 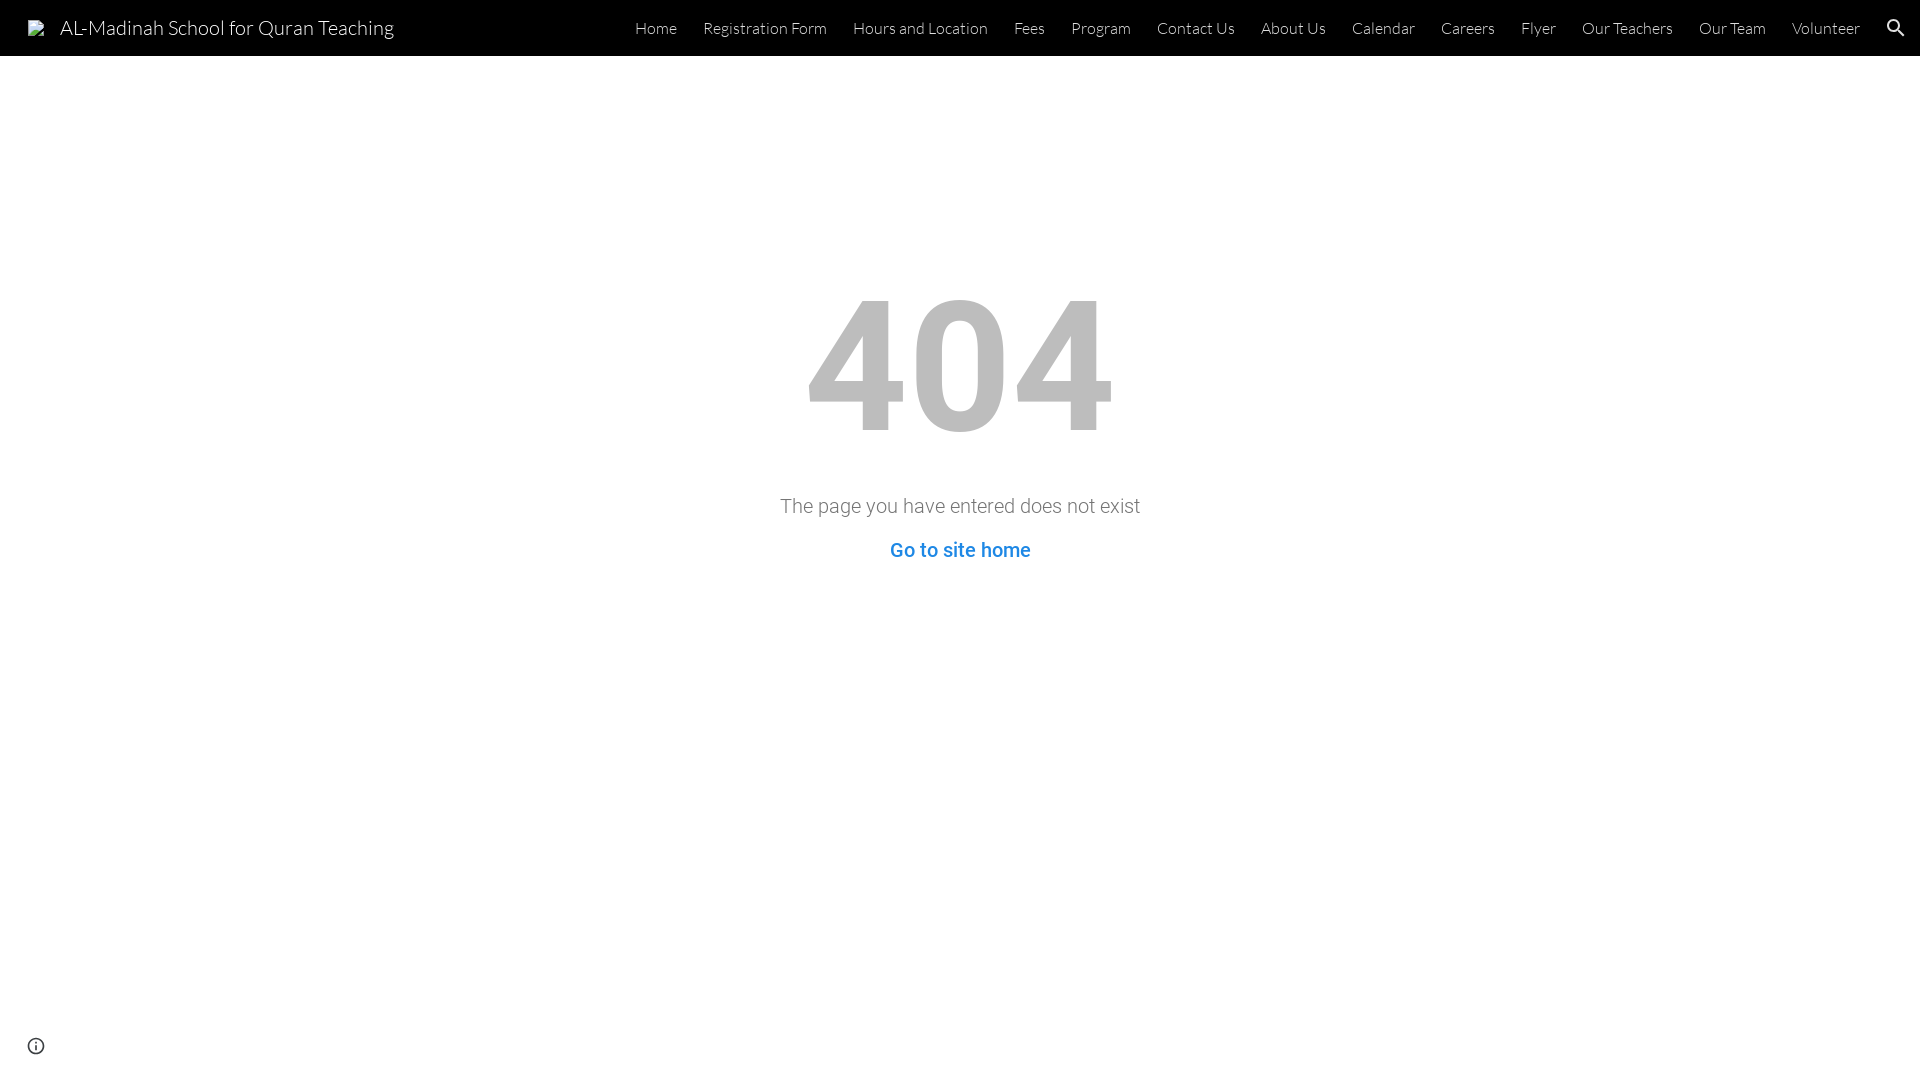 I want to click on 'Volunteer', so click(x=1825, y=27).